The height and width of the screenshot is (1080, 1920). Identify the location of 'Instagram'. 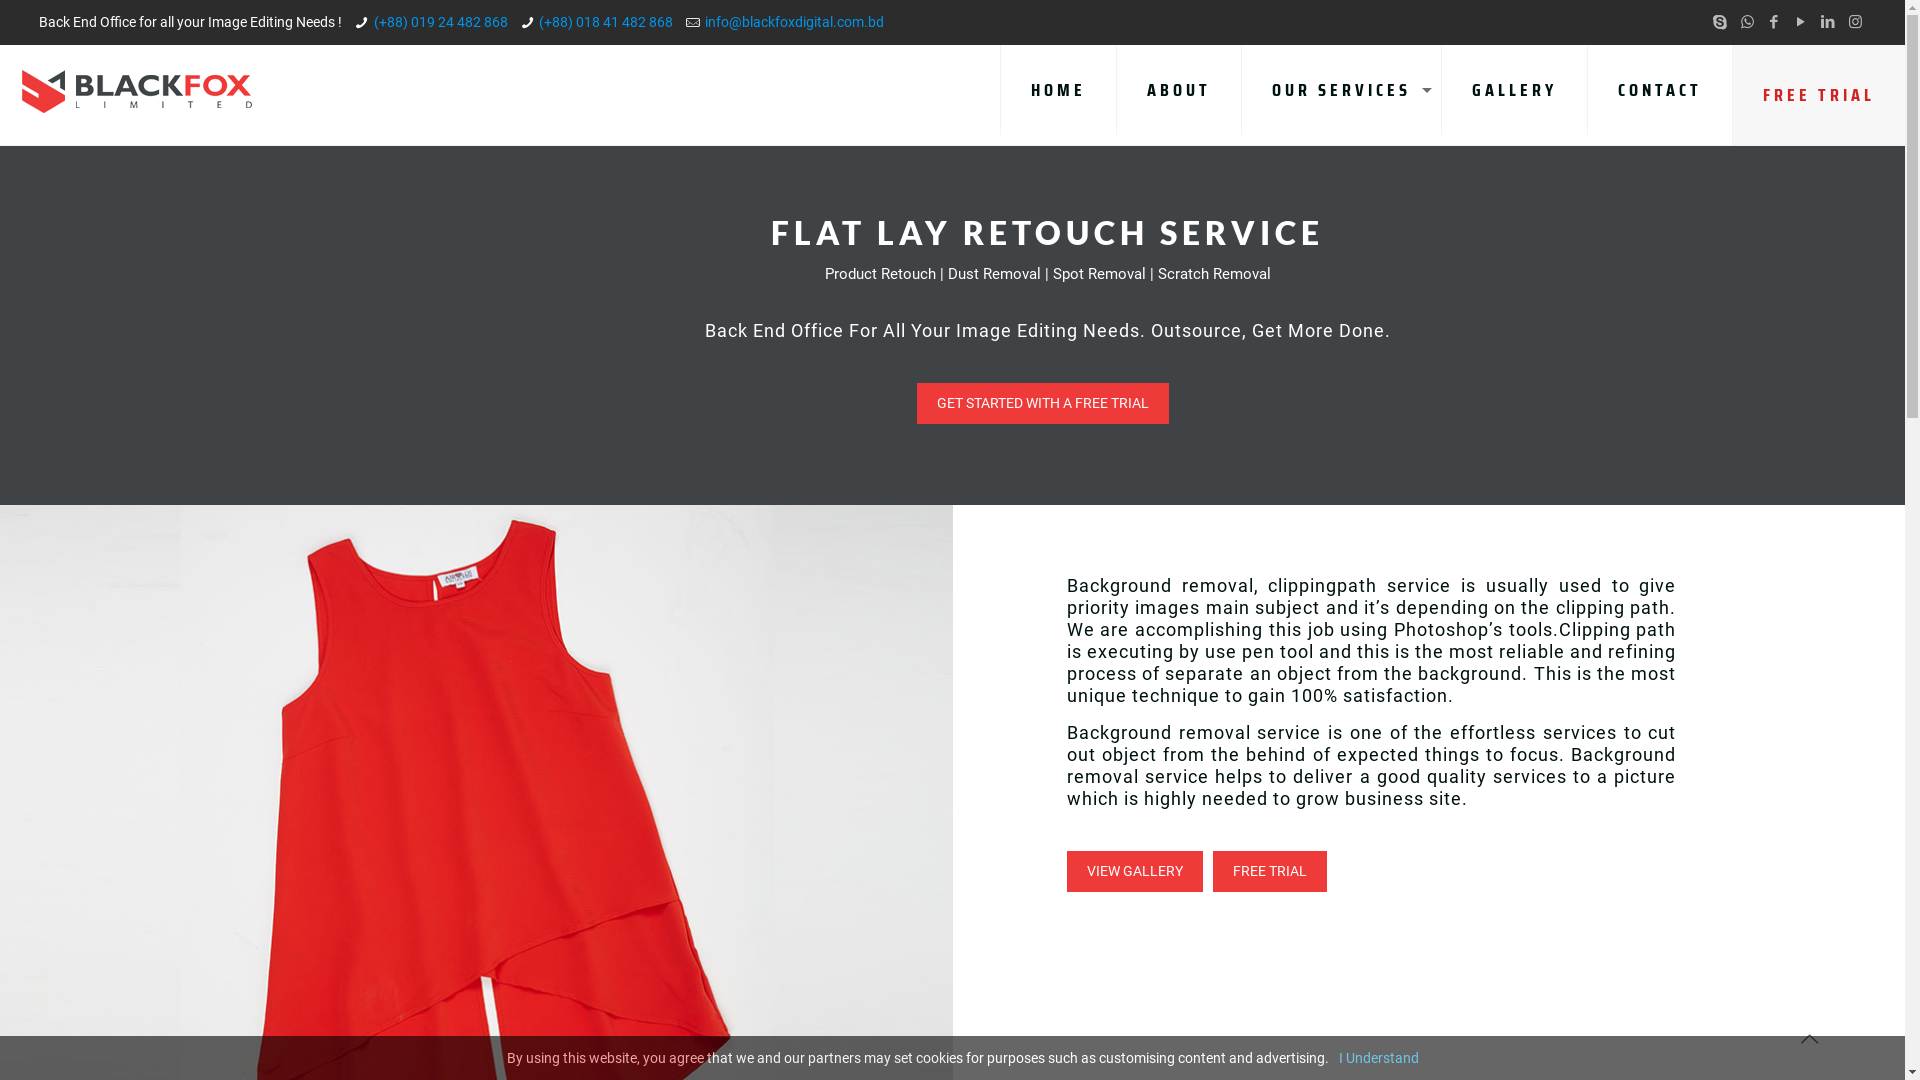
(1854, 22).